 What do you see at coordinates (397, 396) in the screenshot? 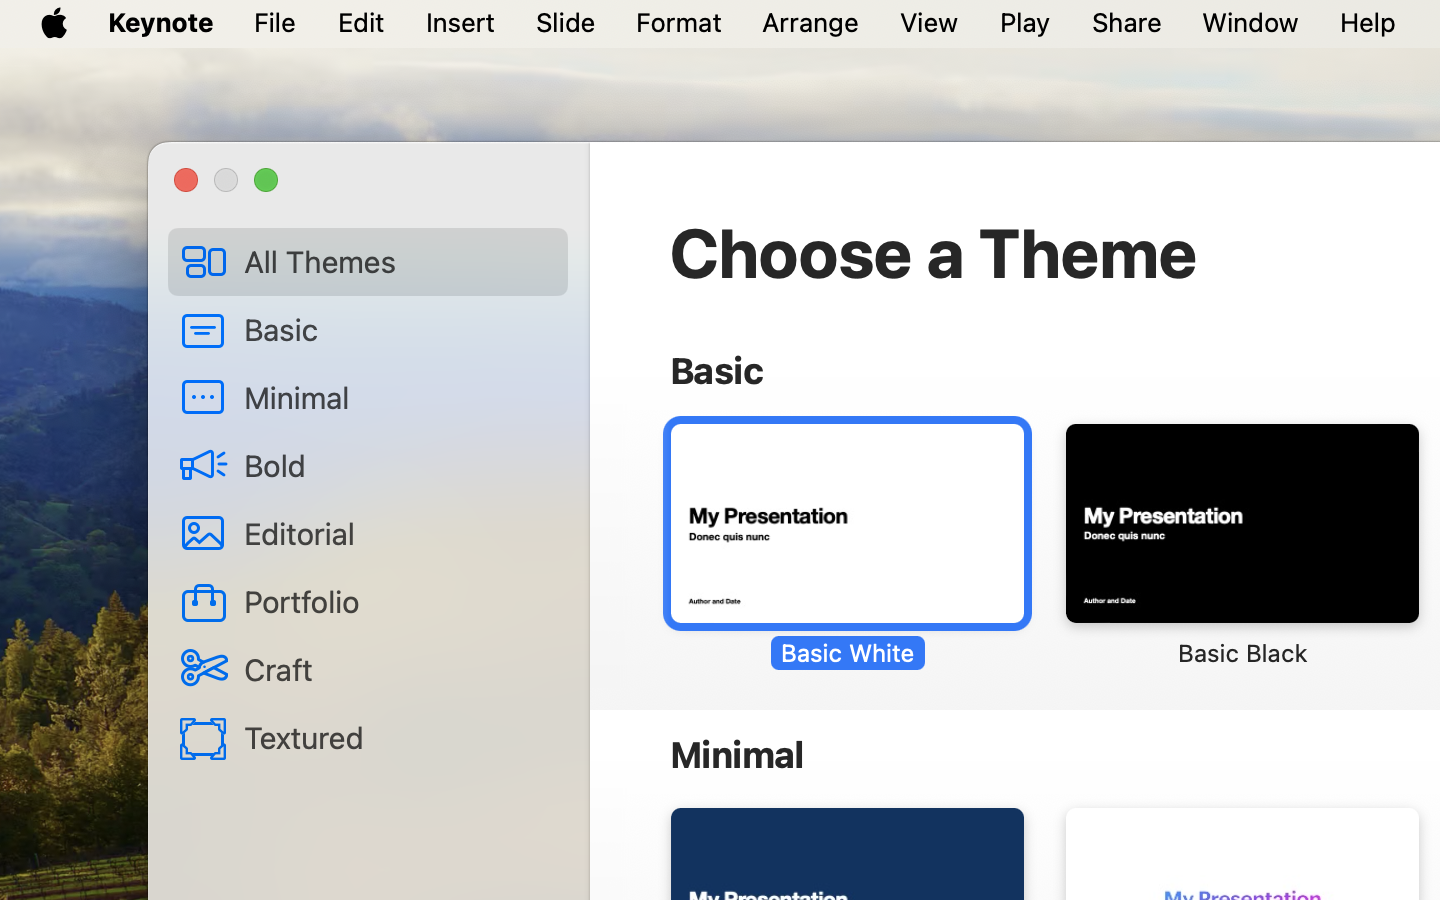
I see `'Minimal'` at bounding box center [397, 396].